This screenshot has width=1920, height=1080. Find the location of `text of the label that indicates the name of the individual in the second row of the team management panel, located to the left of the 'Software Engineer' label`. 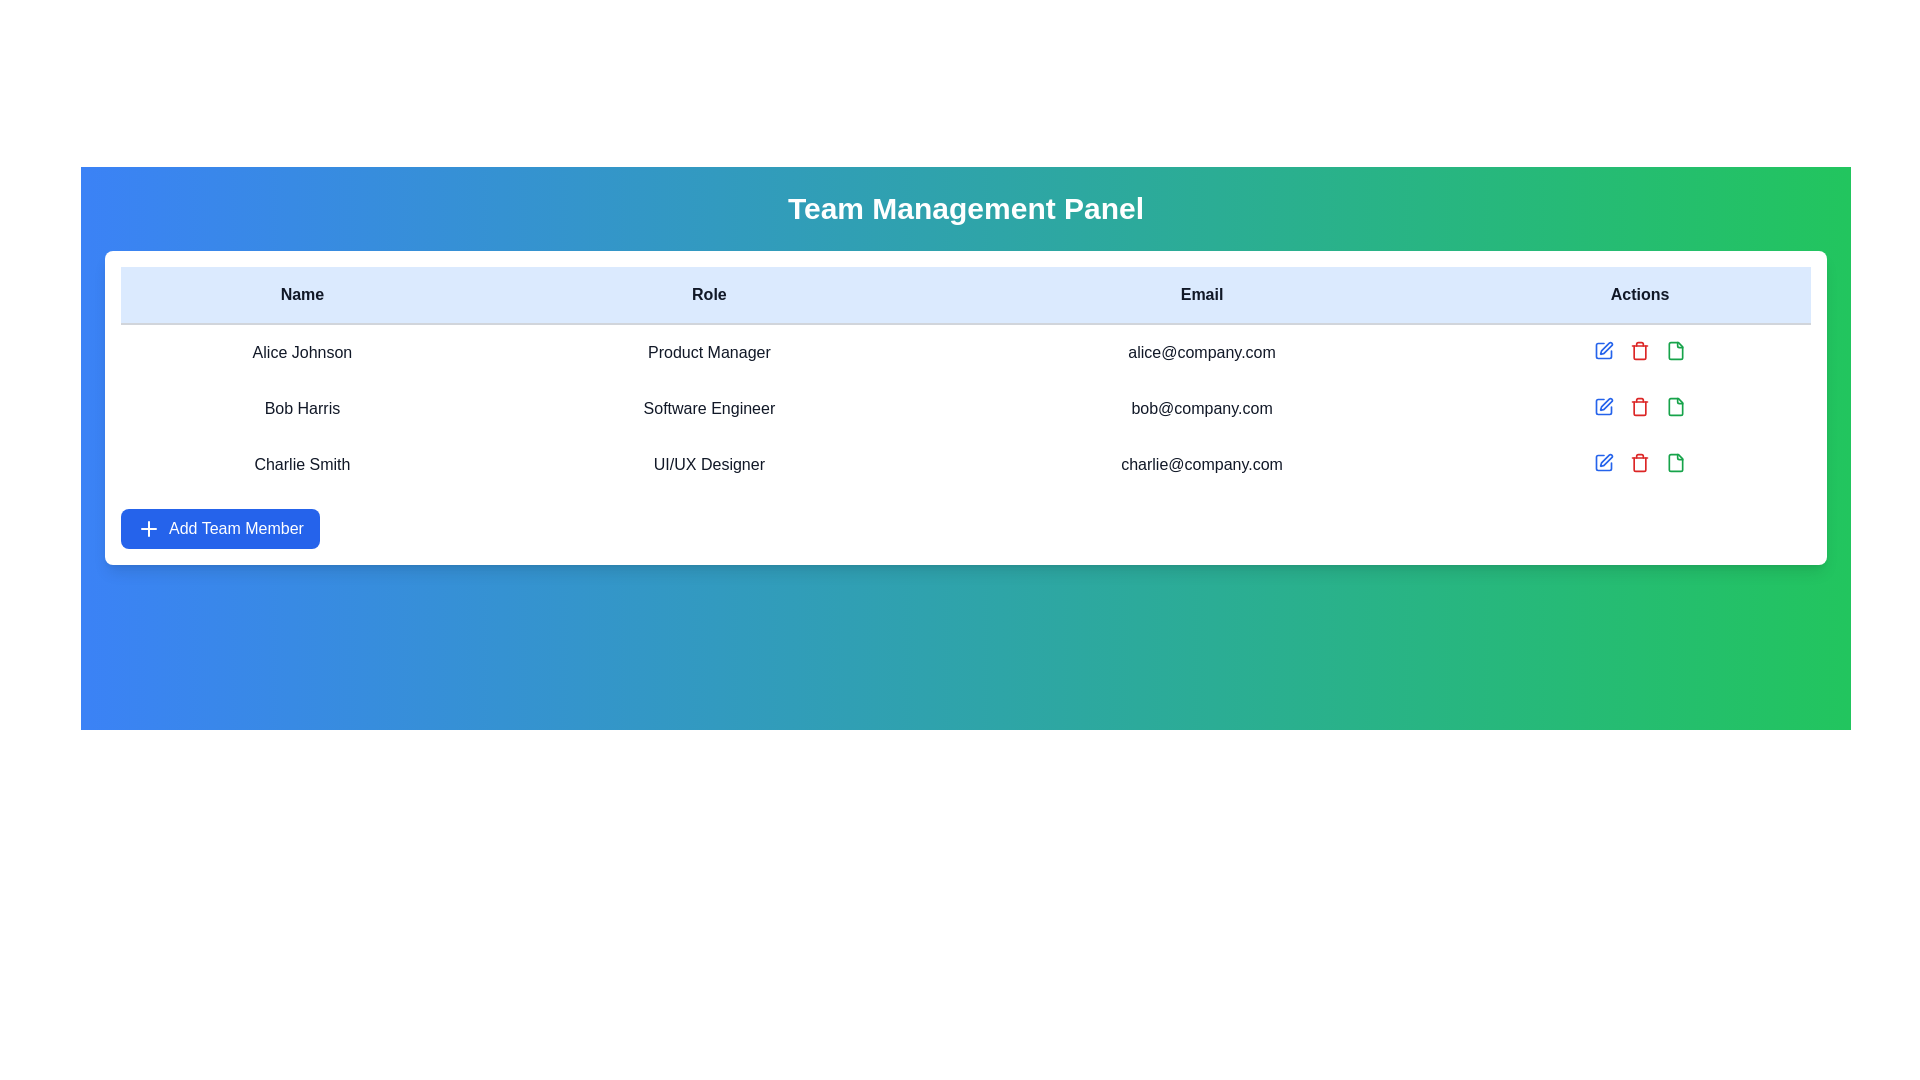

text of the label that indicates the name of the individual in the second row of the team management panel, located to the left of the 'Software Engineer' label is located at coordinates (301, 407).